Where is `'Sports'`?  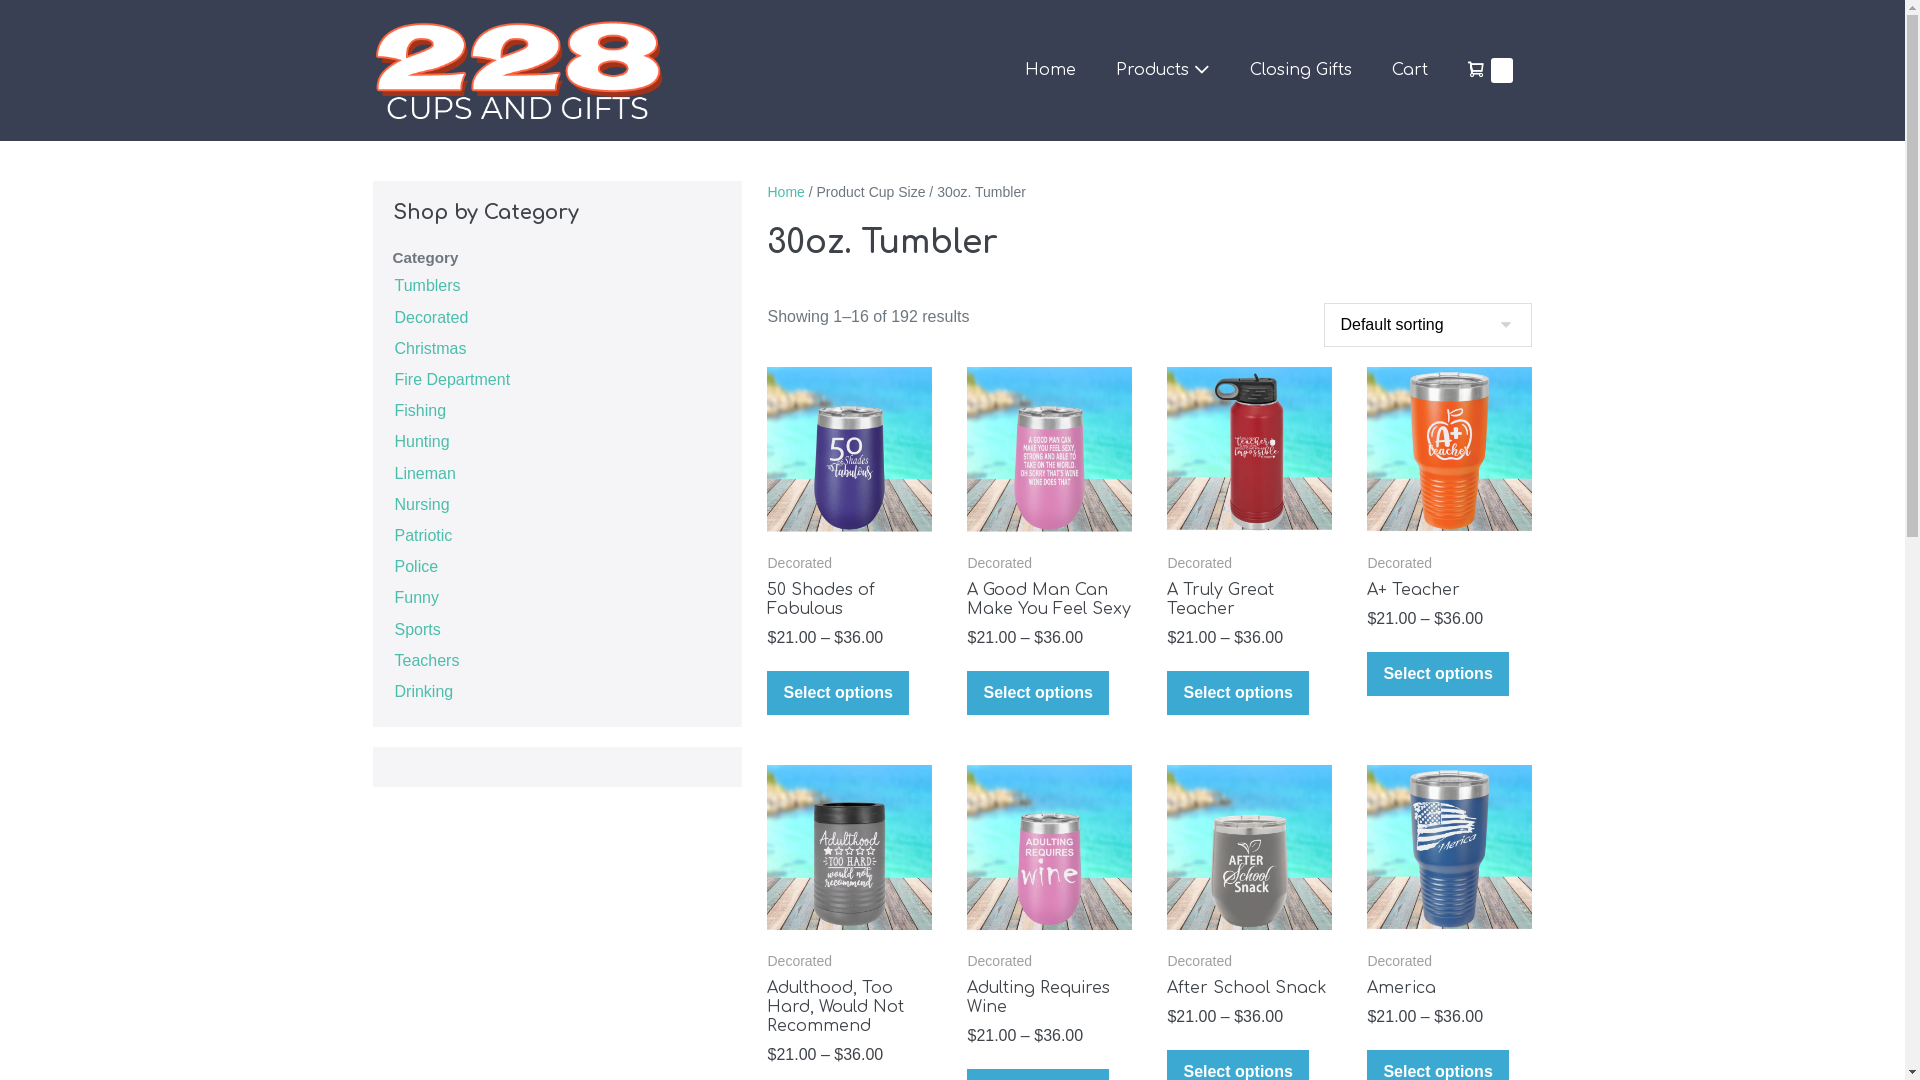 'Sports' is located at coordinates (416, 626).